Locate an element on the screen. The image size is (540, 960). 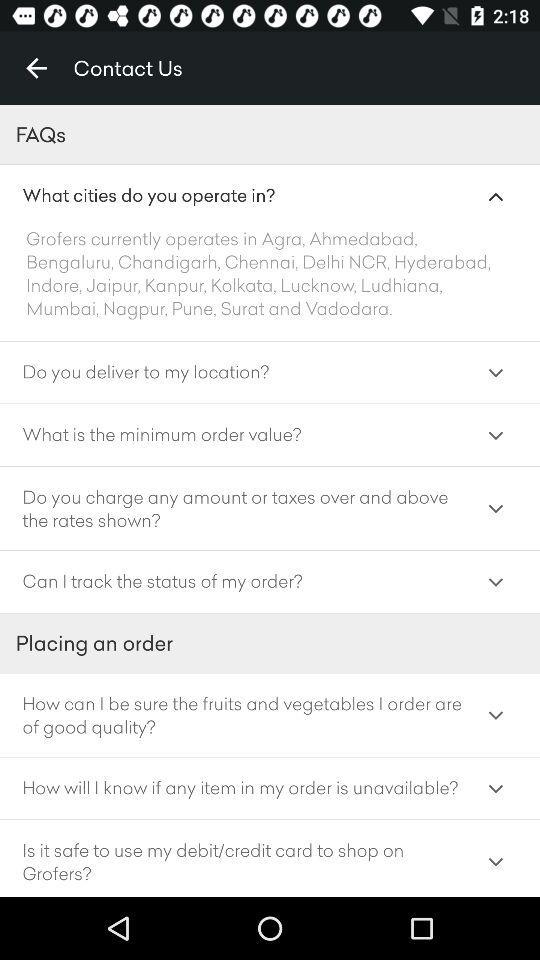
the item next to the contact us icon is located at coordinates (36, 68).